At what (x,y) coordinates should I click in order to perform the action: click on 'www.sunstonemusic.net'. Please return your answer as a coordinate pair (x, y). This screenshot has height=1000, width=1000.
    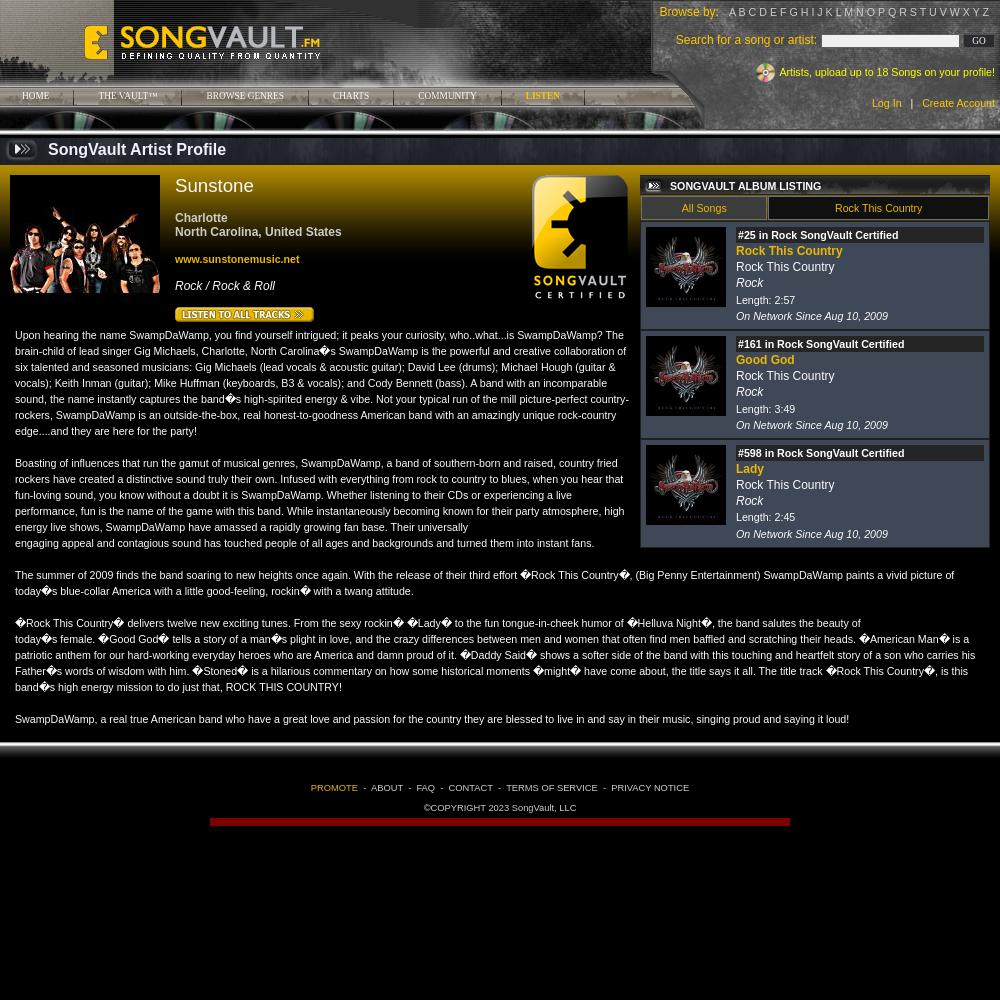
    Looking at the image, I should click on (236, 259).